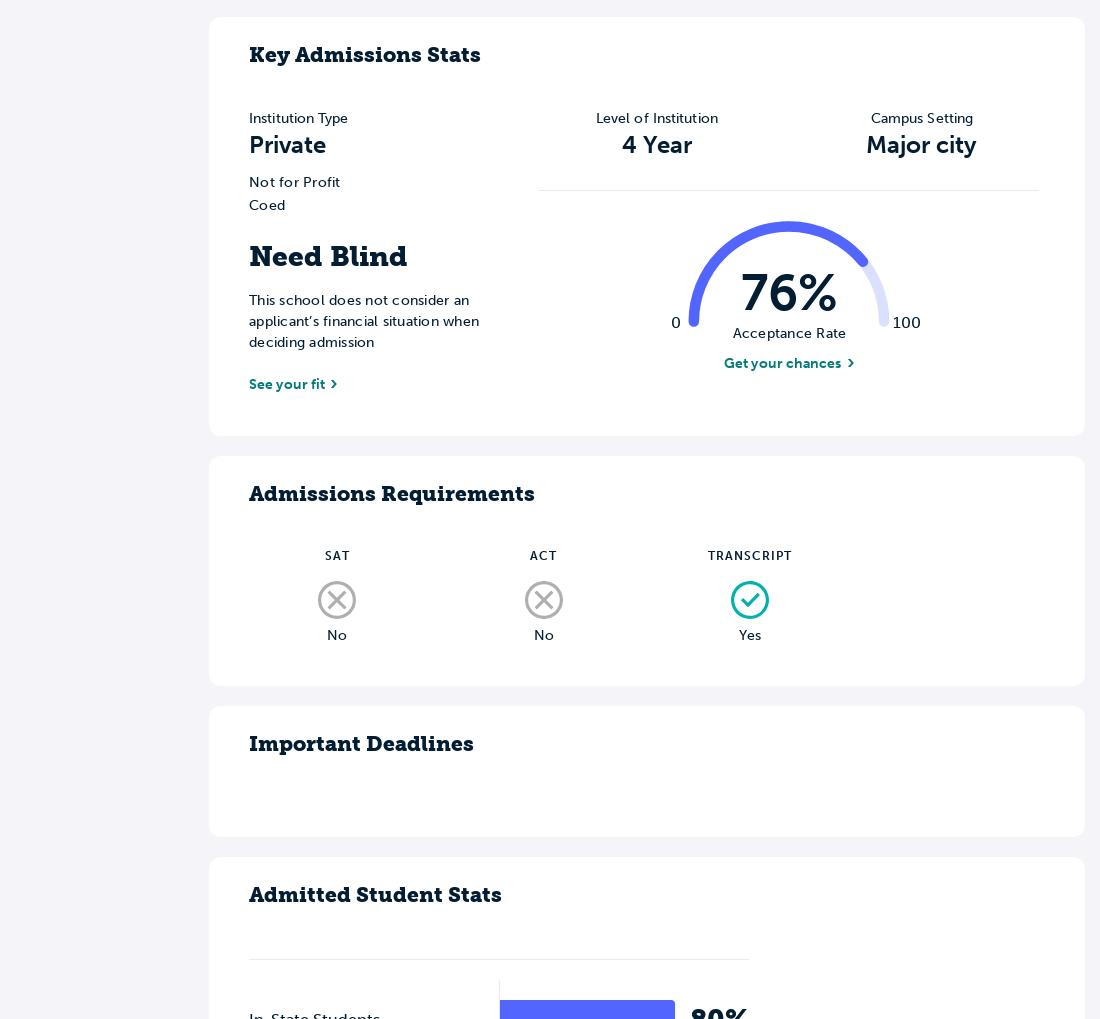 The height and width of the screenshot is (1019, 1100). I want to click on 'SAT', so click(335, 555).